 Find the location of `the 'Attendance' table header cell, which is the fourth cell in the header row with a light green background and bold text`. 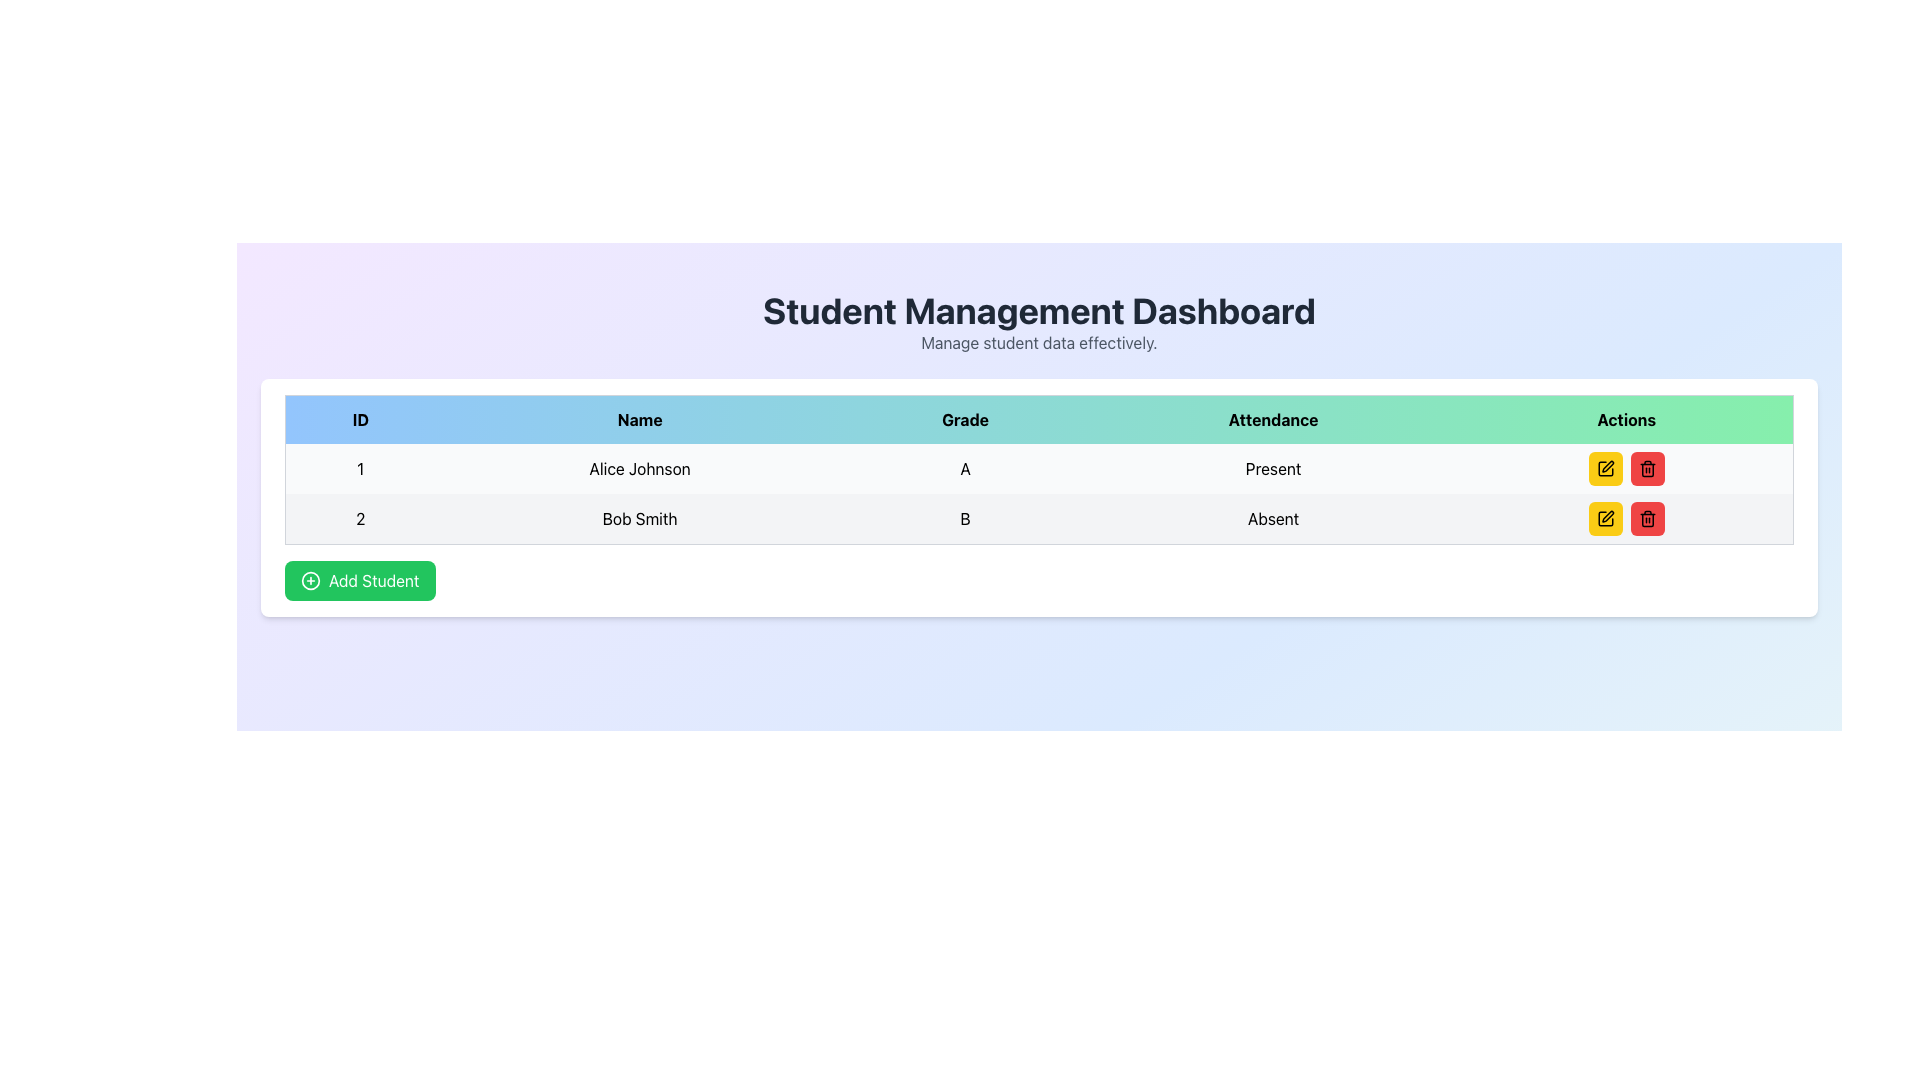

the 'Attendance' table header cell, which is the fourth cell in the header row with a light green background and bold text is located at coordinates (1272, 418).